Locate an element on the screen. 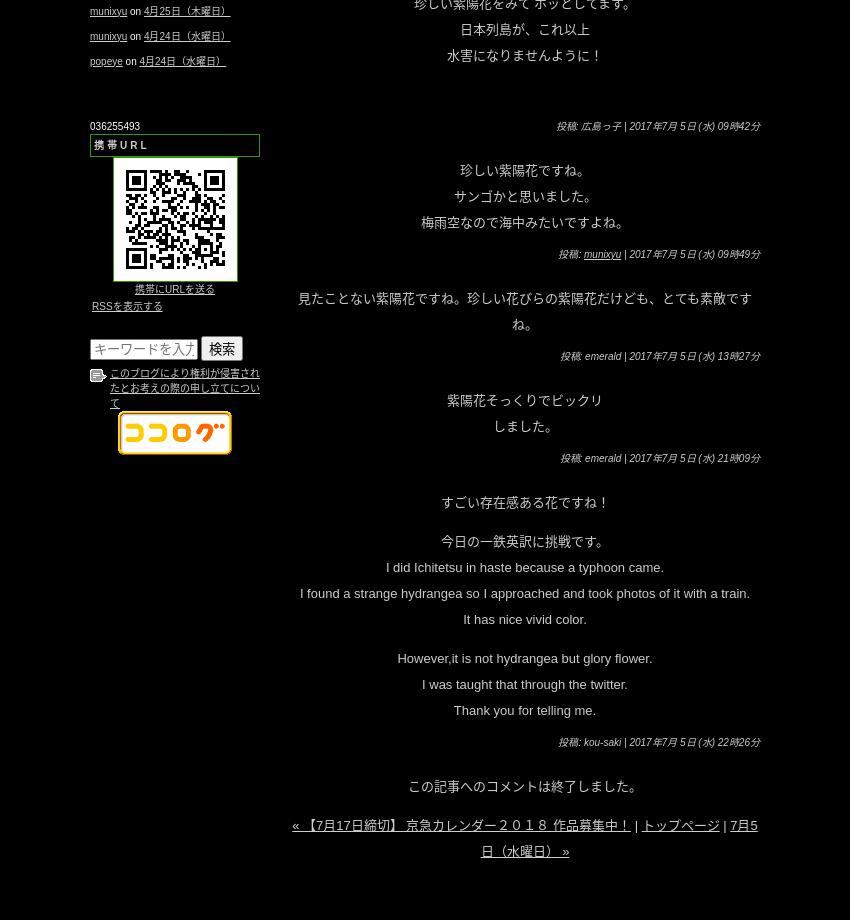 The height and width of the screenshot is (920, 850). '投稿:' is located at coordinates (558, 253).